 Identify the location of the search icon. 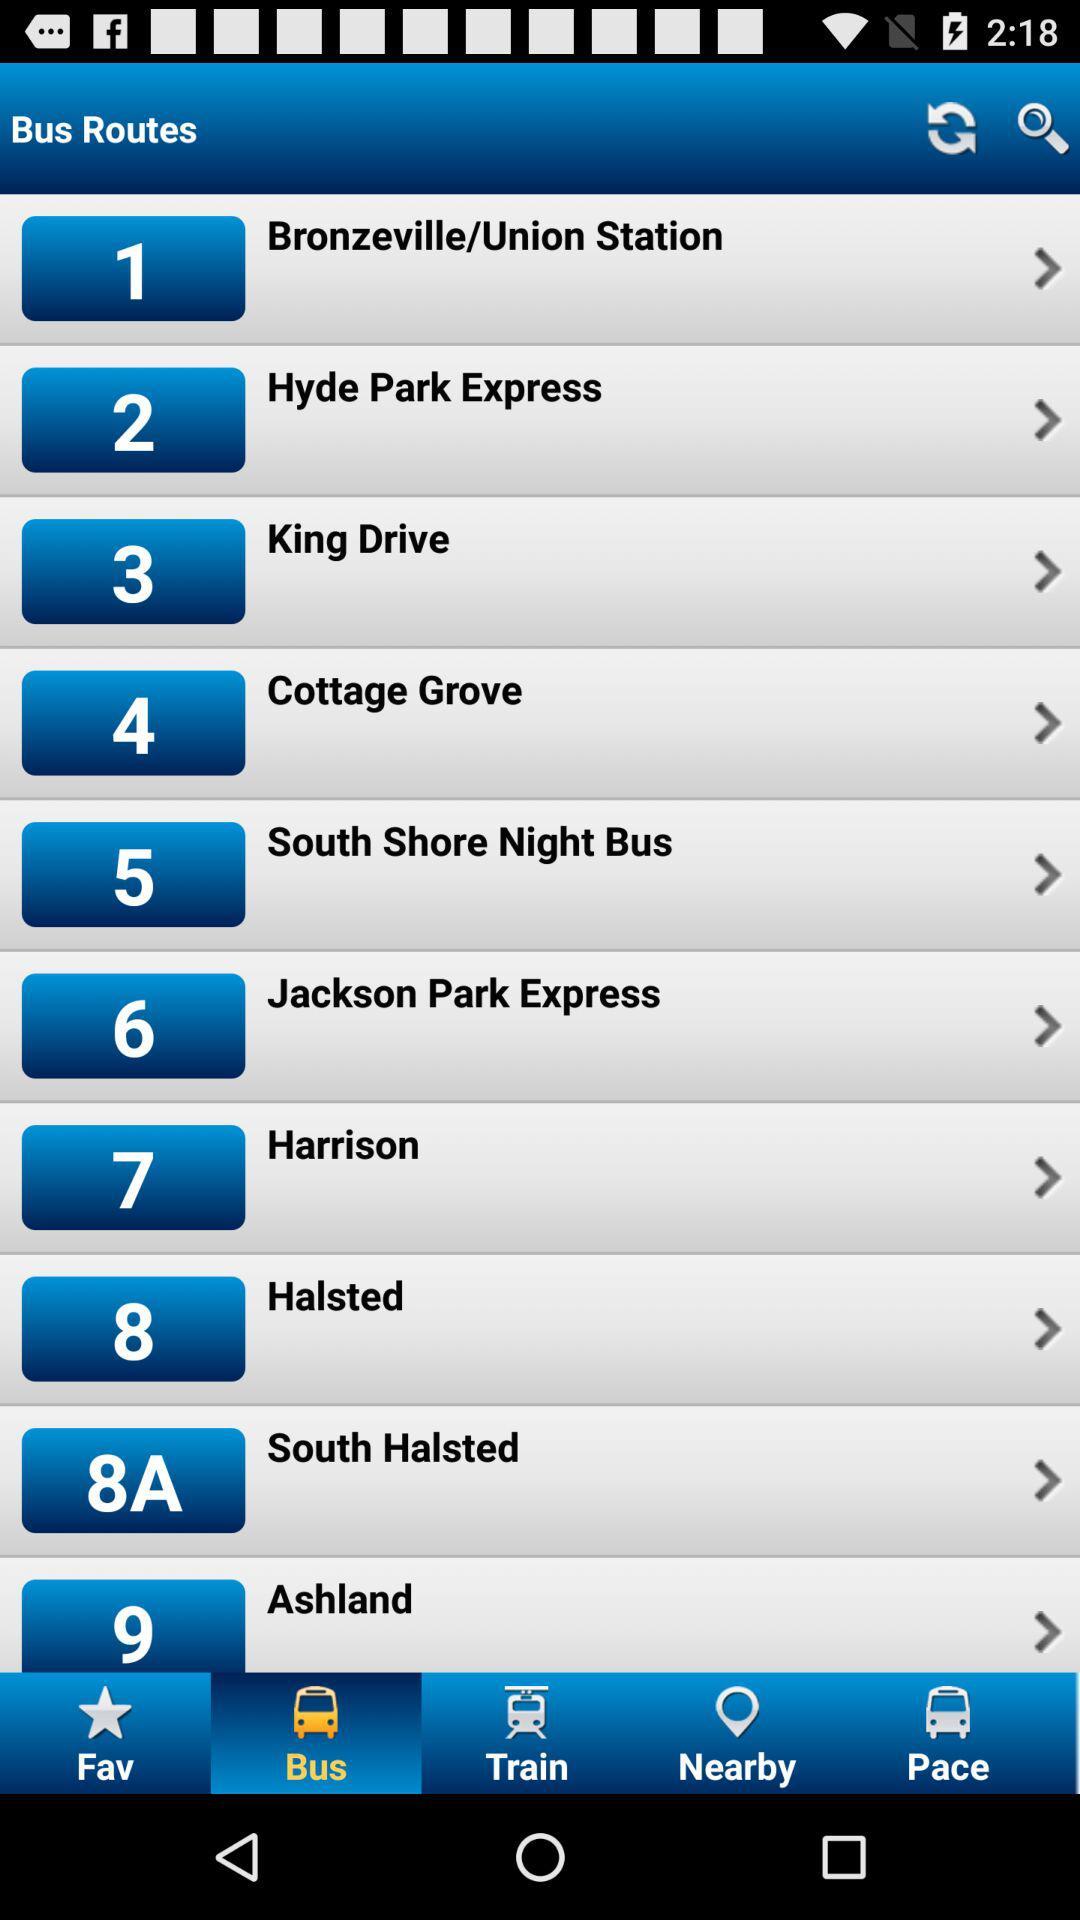
(1042, 136).